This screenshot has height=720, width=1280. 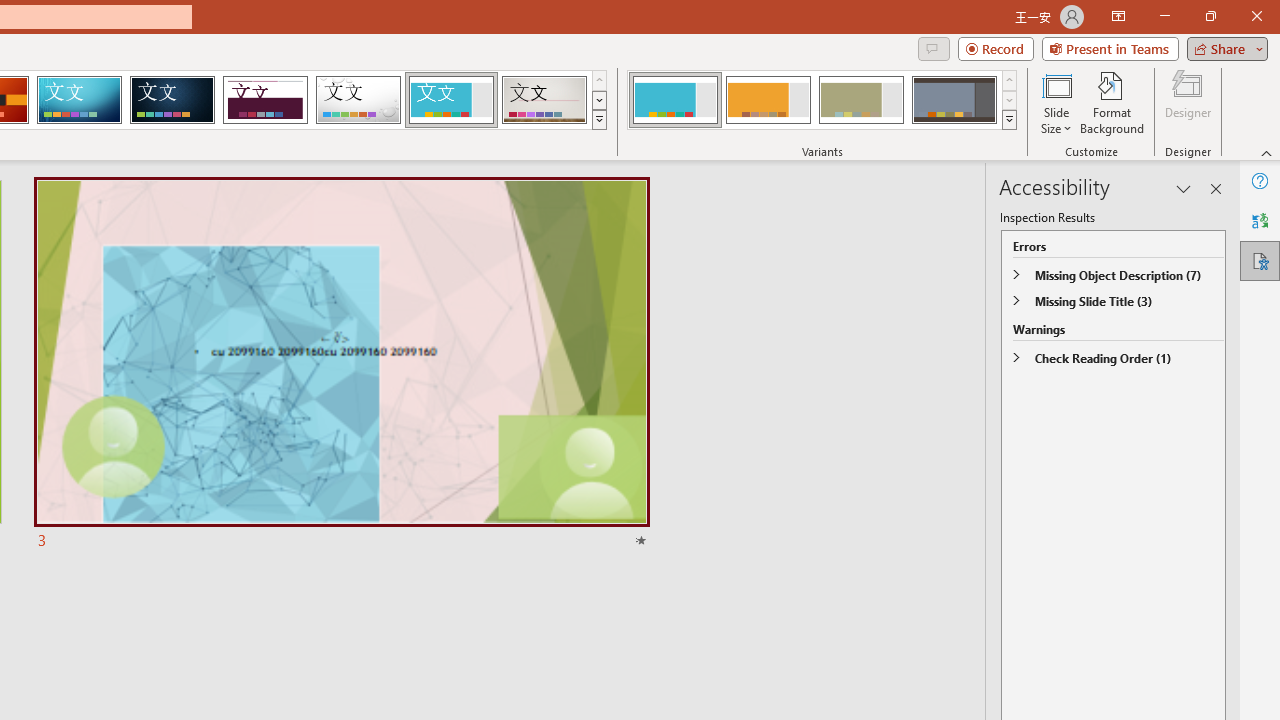 I want to click on 'Variants', so click(x=1009, y=120).